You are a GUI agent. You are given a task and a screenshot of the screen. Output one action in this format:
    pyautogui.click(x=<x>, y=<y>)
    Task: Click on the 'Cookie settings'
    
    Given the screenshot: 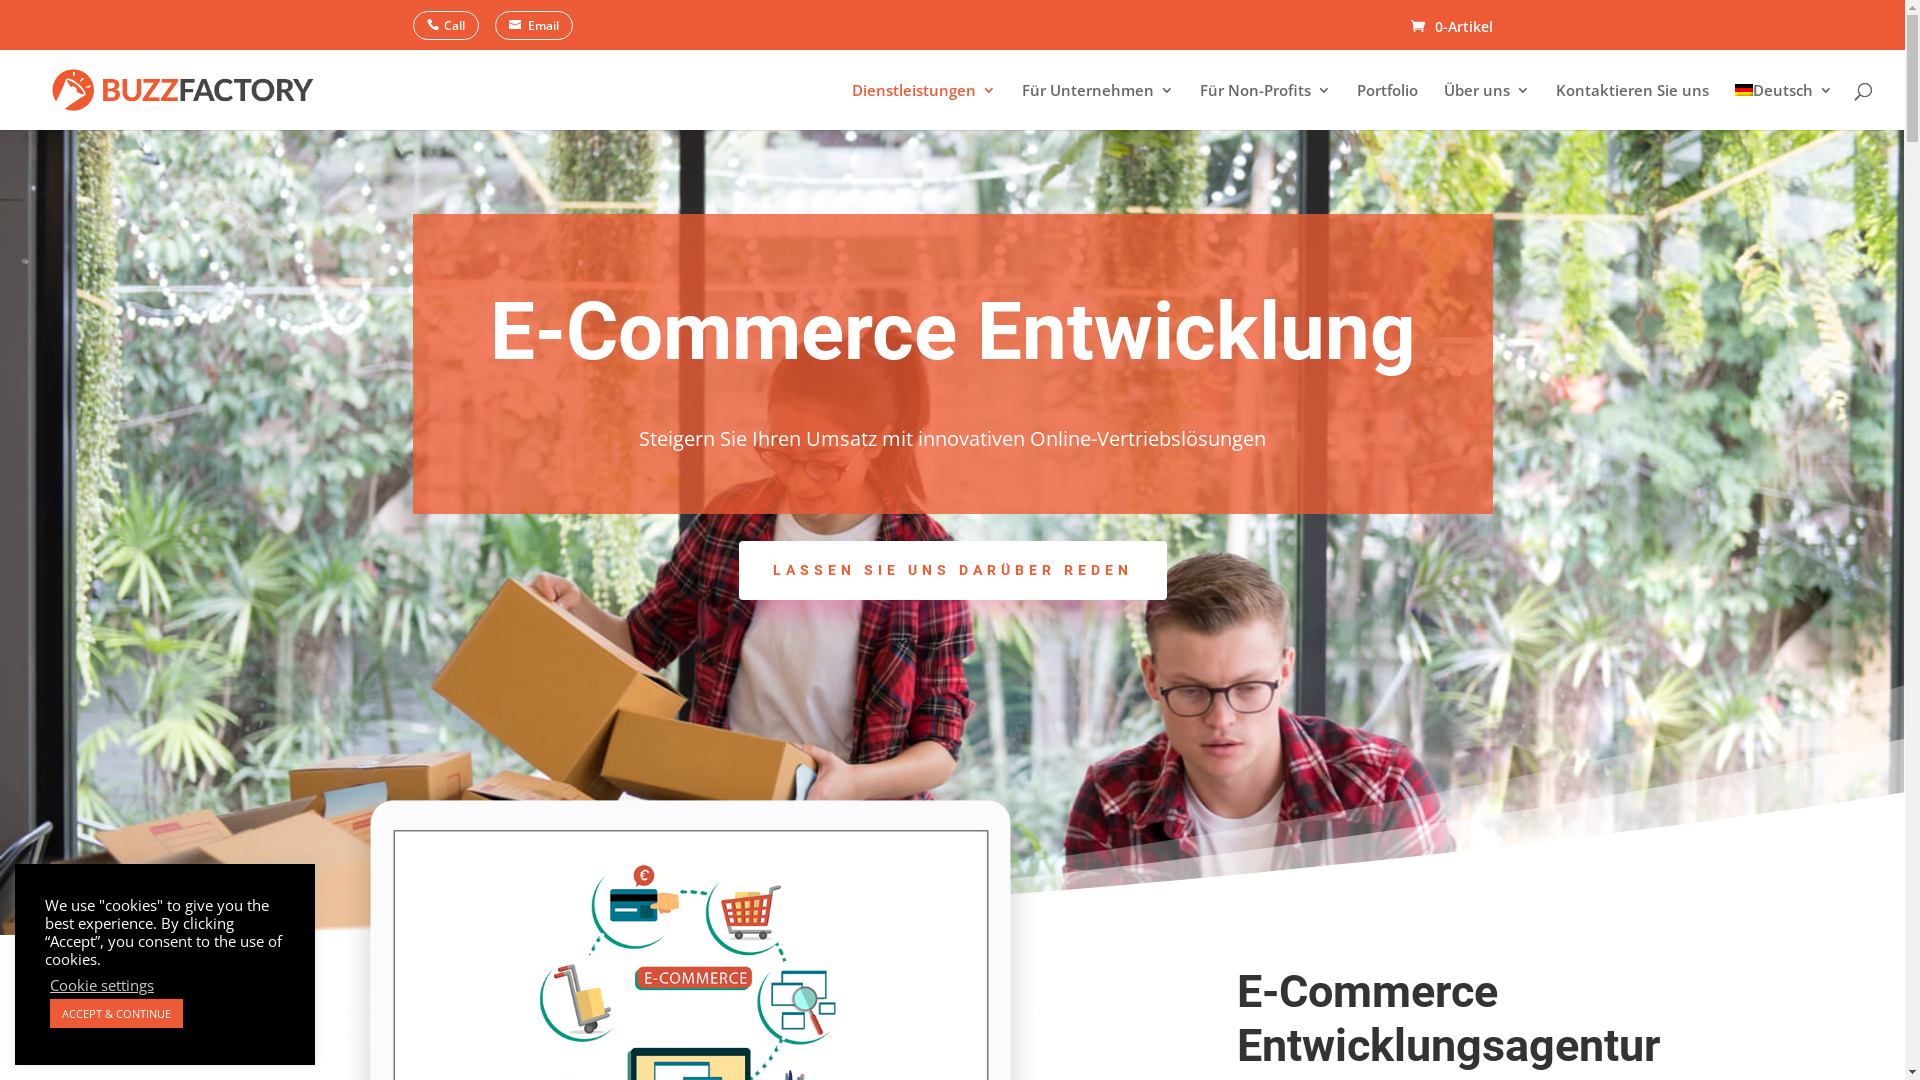 What is the action you would take?
    pyautogui.click(x=100, y=983)
    